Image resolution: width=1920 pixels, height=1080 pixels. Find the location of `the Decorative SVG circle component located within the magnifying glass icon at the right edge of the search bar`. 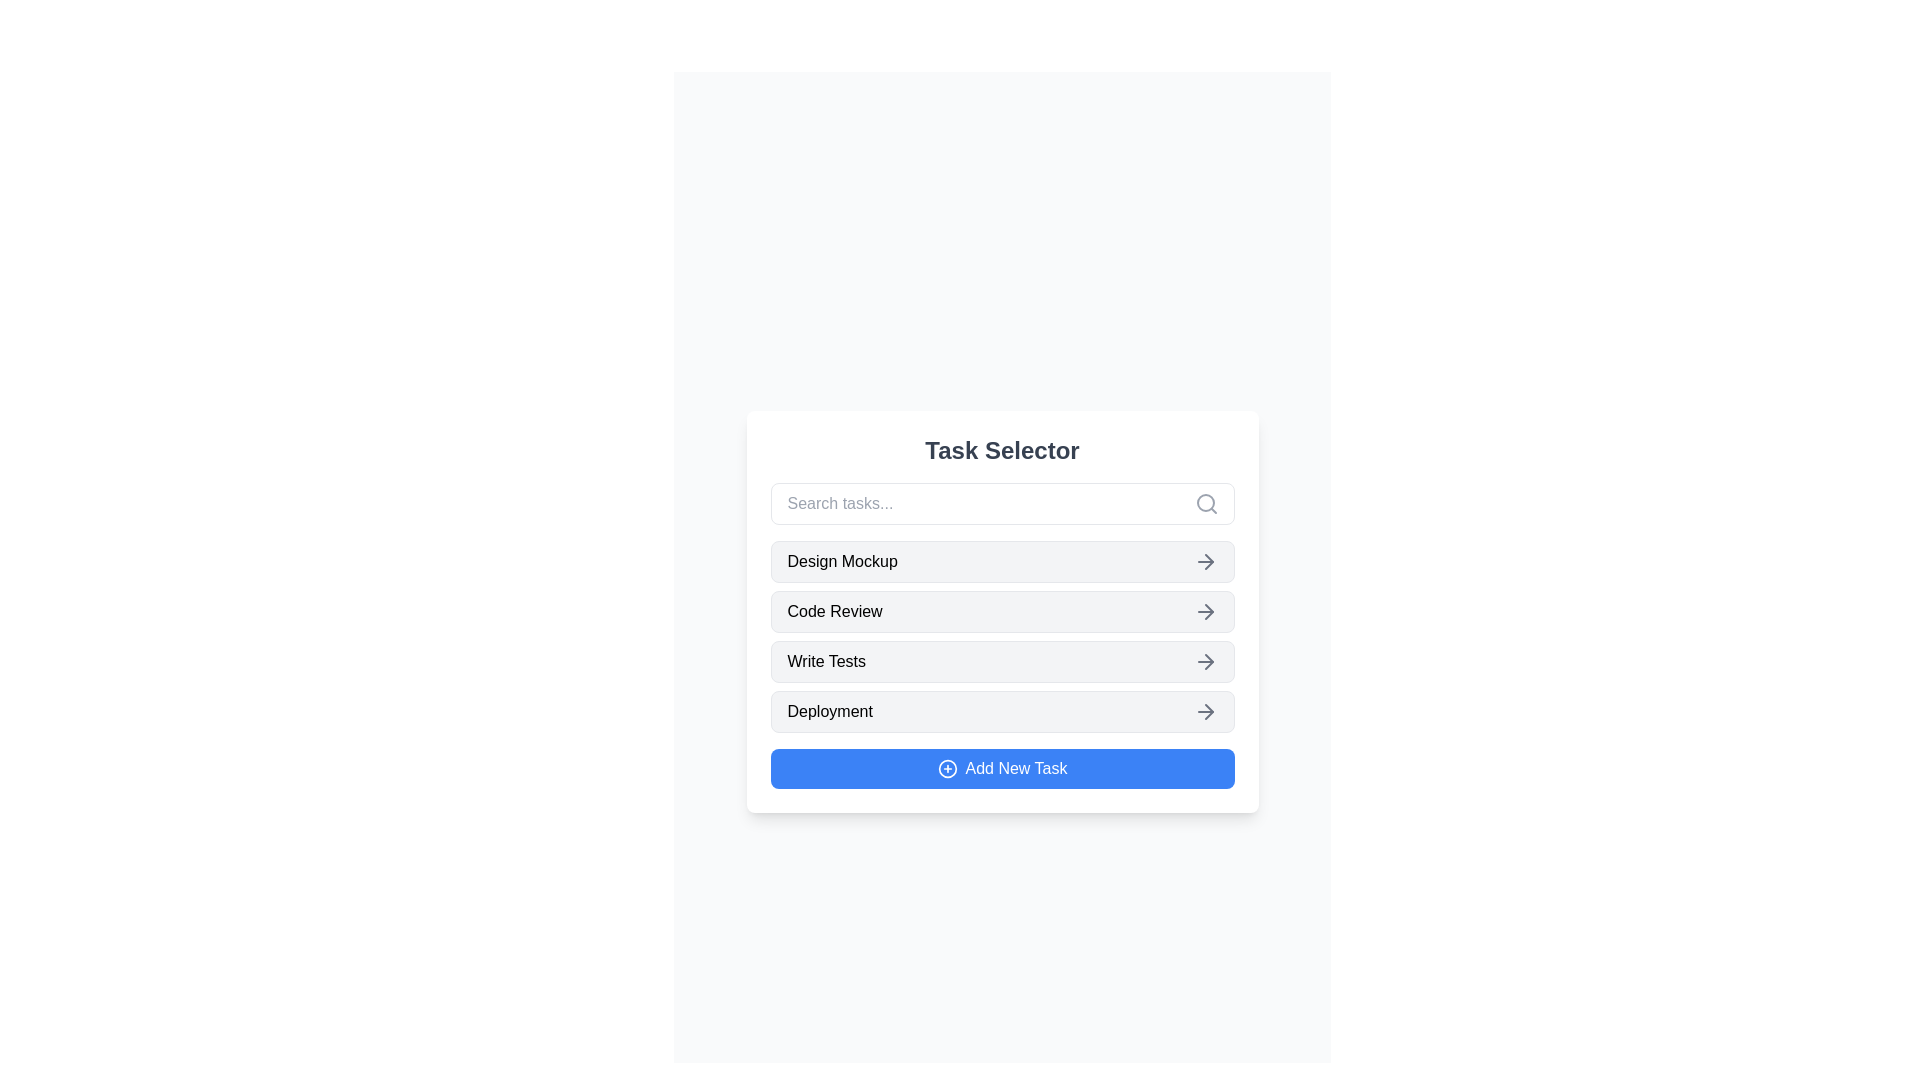

the Decorative SVG circle component located within the magnifying glass icon at the right edge of the search bar is located at coordinates (1204, 501).